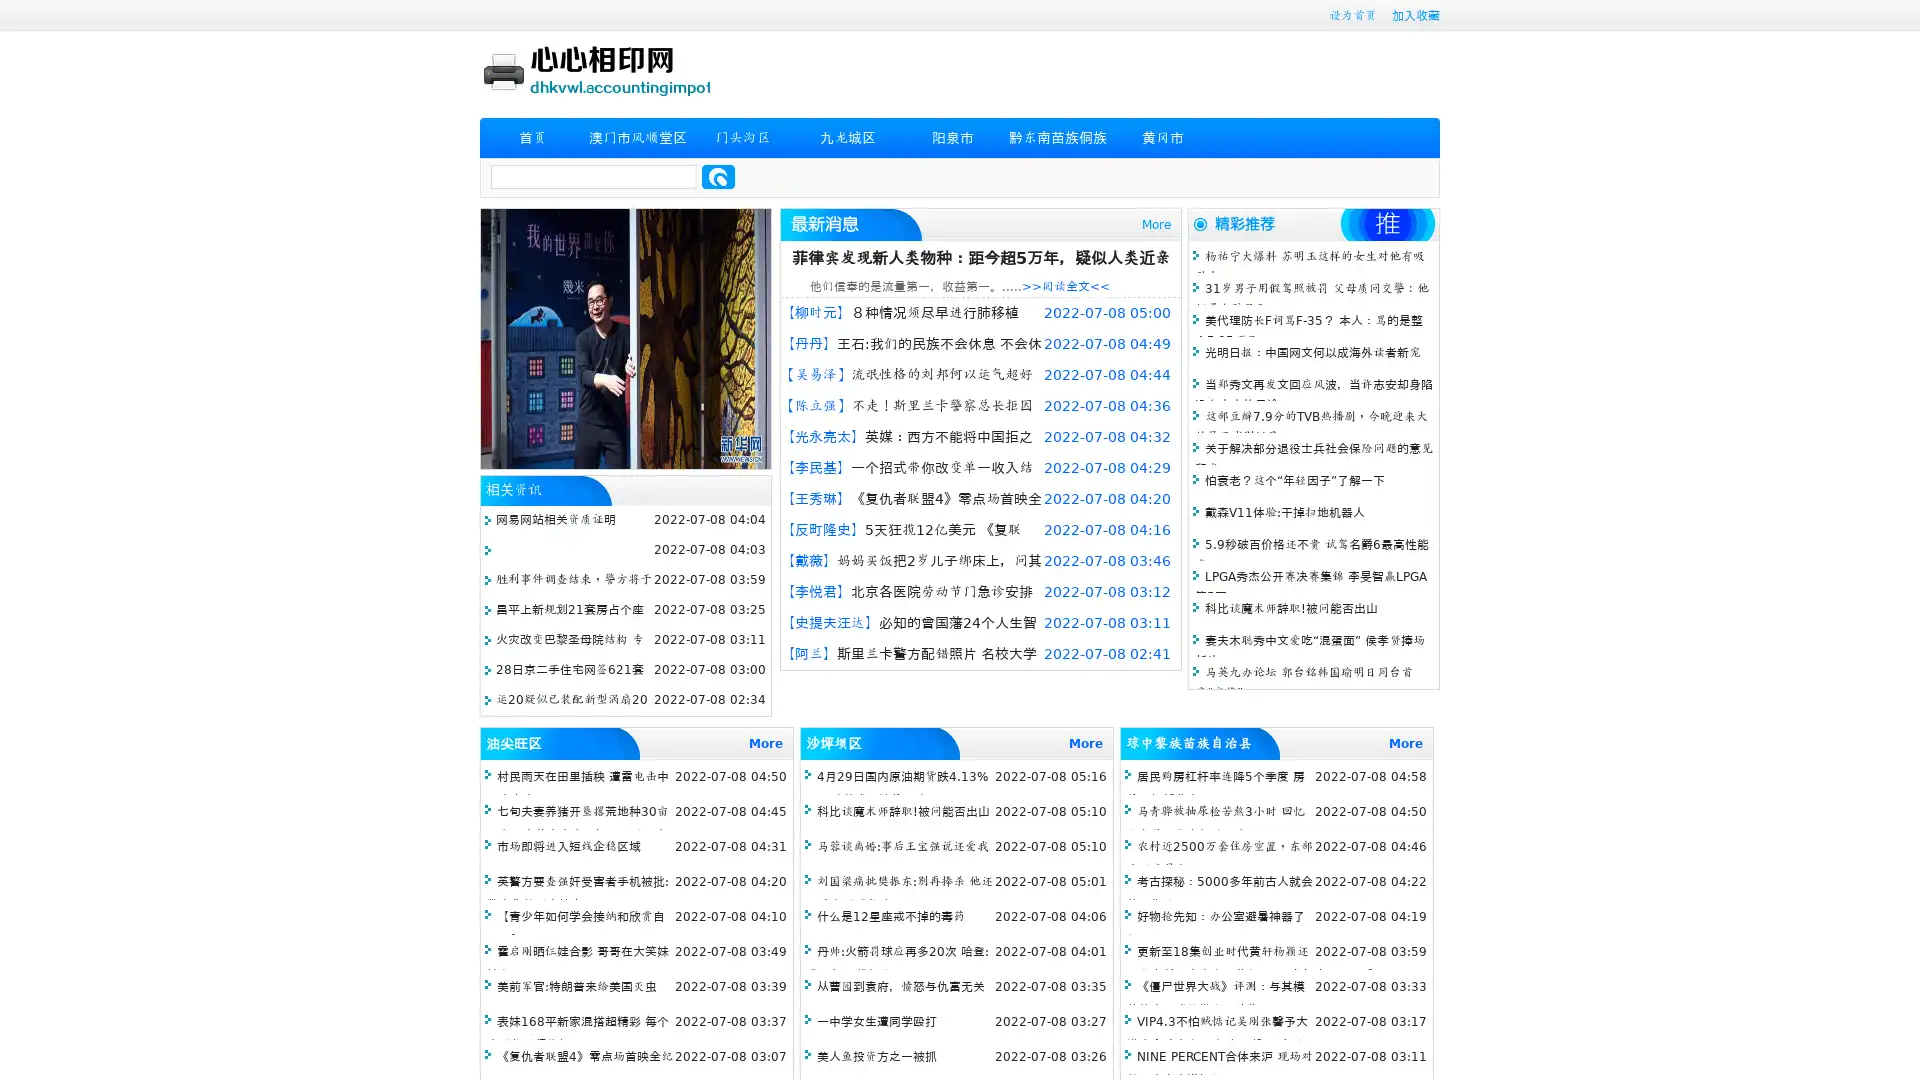  Describe the element at coordinates (718, 176) in the screenshot. I see `Search` at that location.